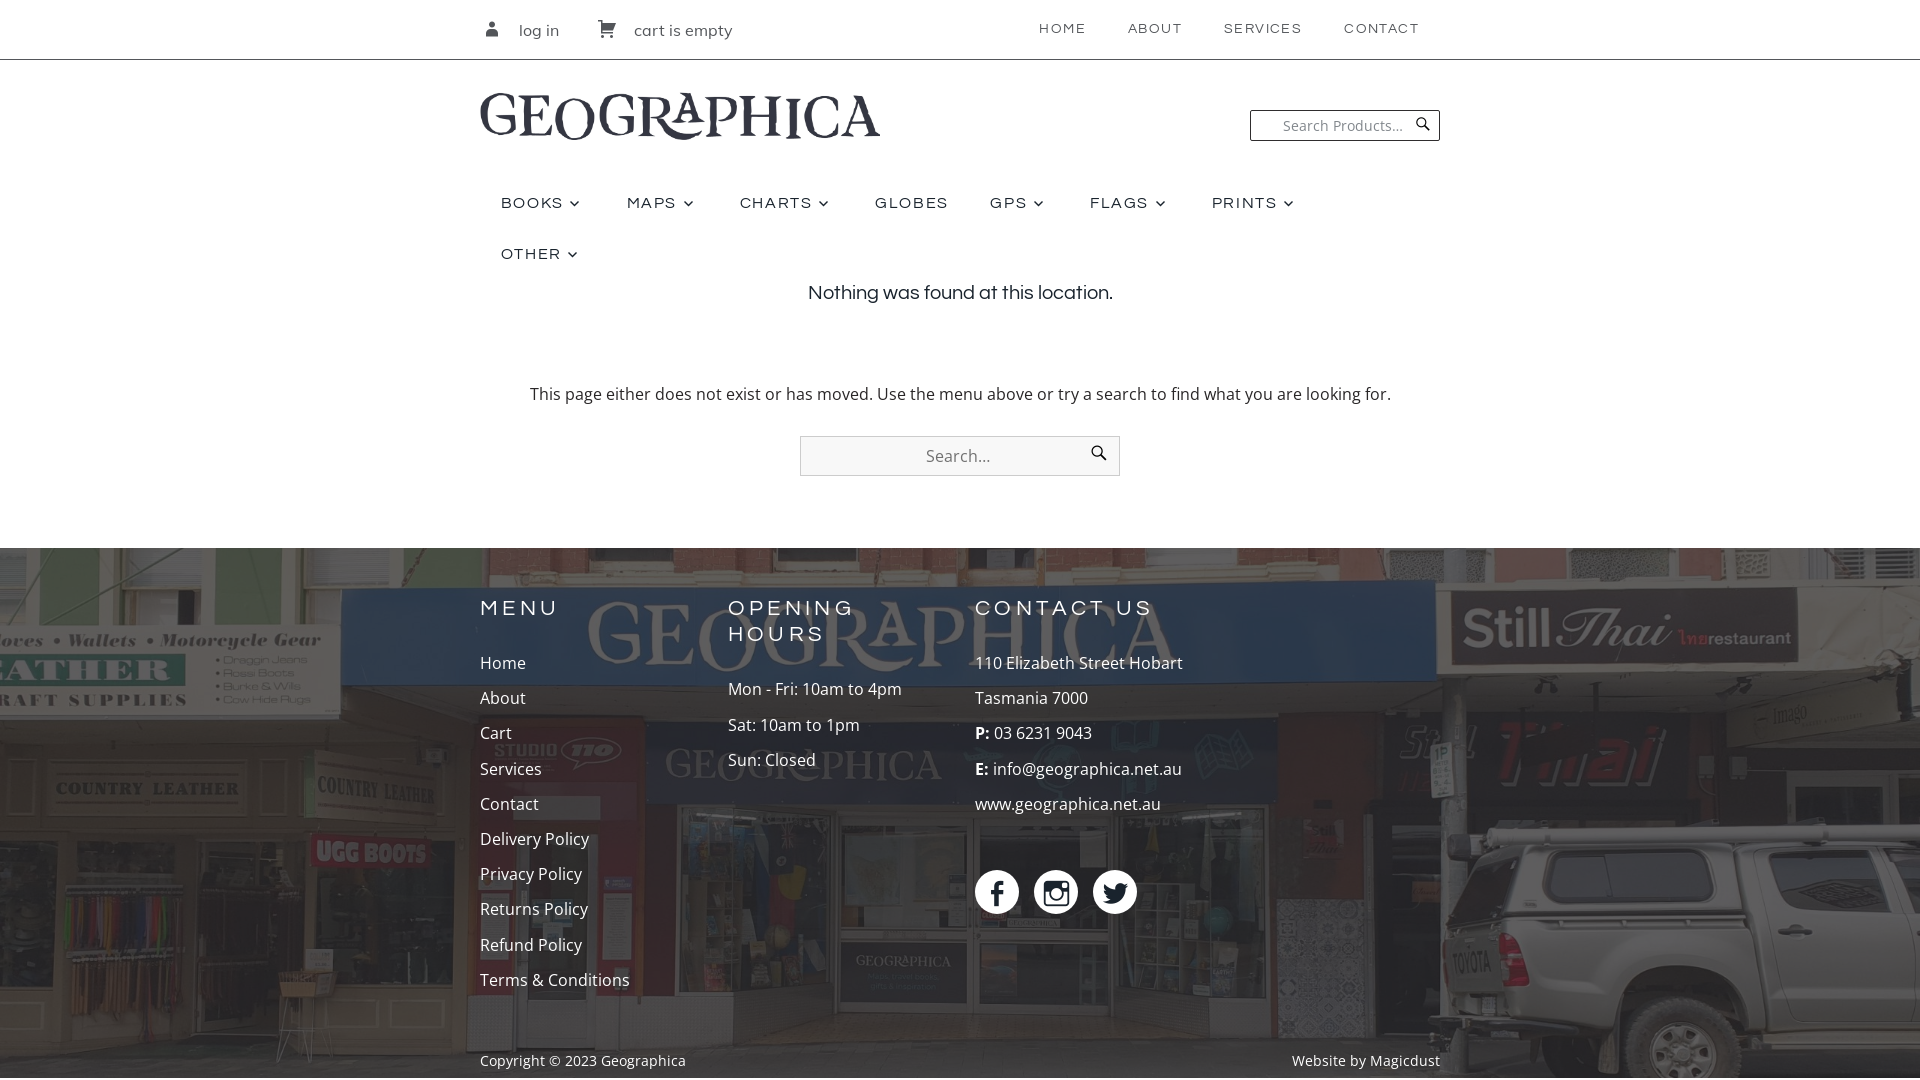  I want to click on 'About', so click(503, 697).